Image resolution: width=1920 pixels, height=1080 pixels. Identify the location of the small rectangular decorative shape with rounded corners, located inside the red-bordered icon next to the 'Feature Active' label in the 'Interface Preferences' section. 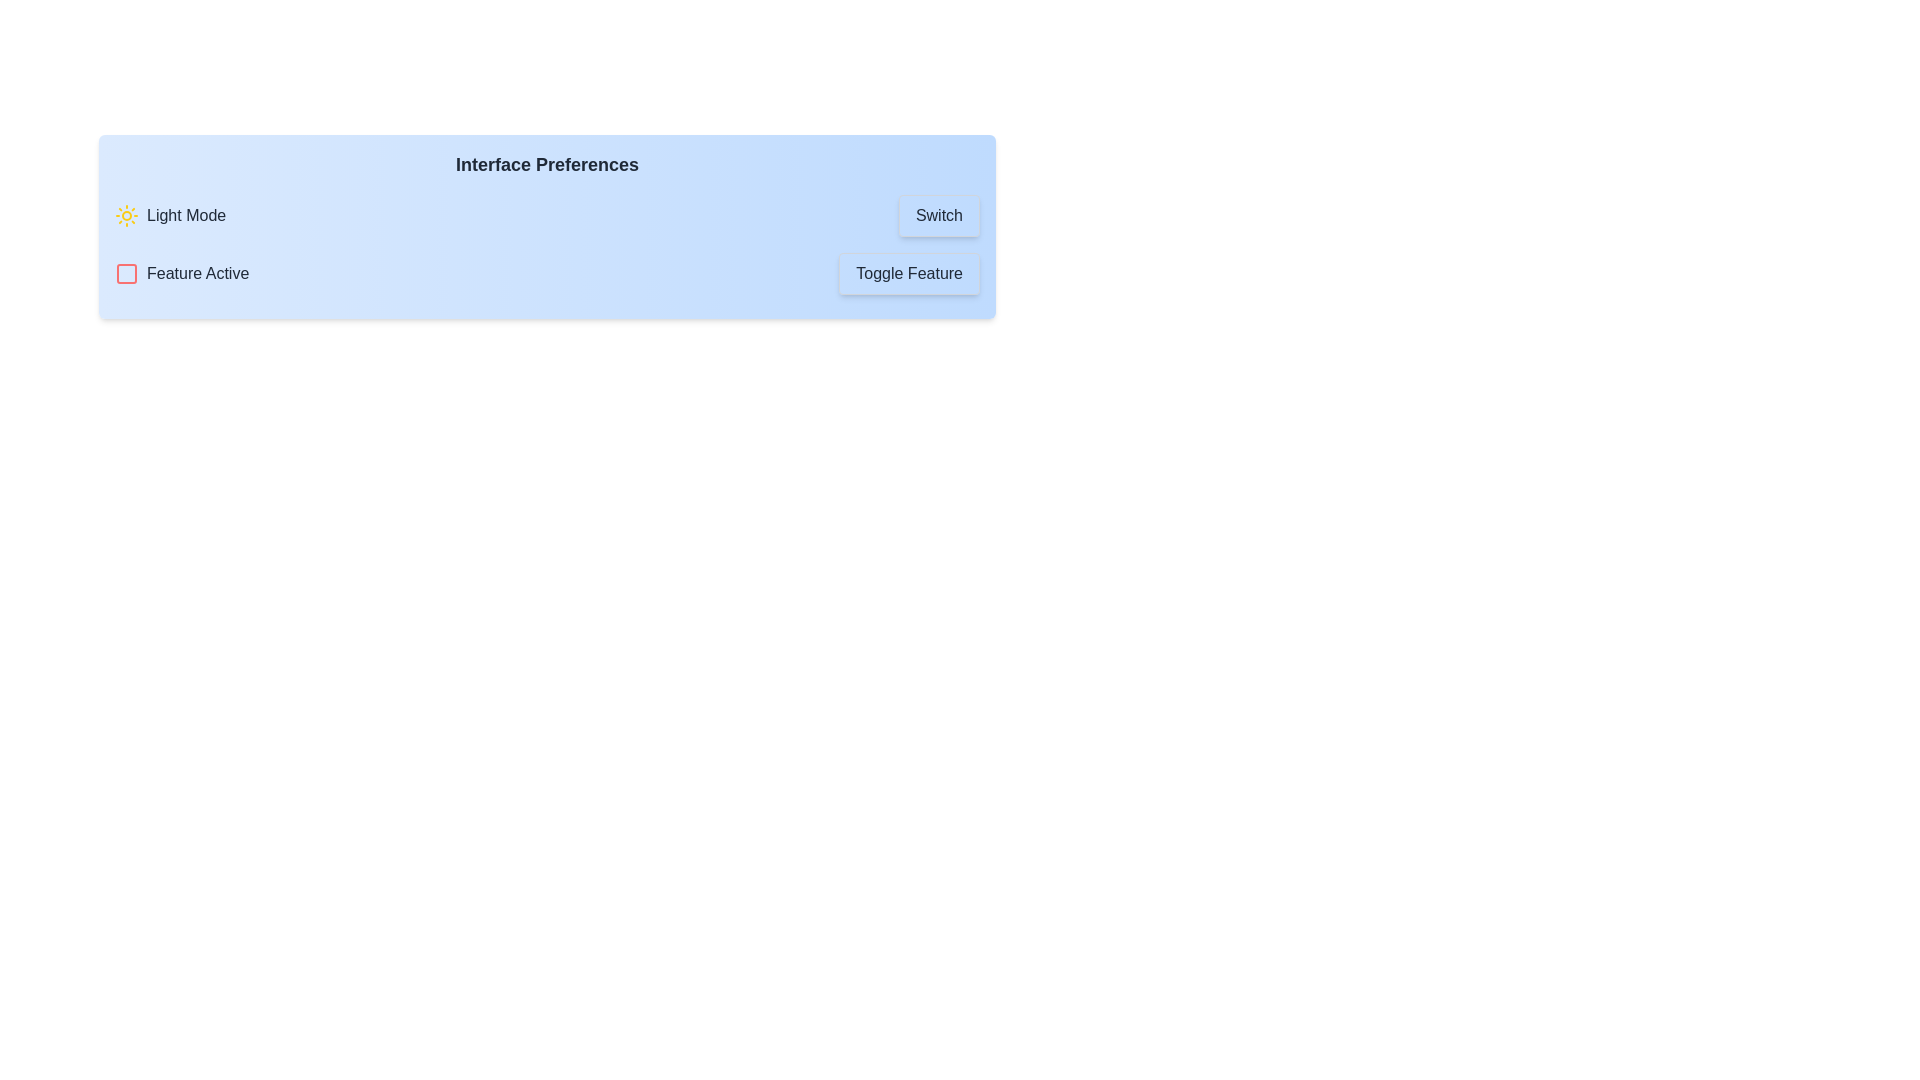
(125, 273).